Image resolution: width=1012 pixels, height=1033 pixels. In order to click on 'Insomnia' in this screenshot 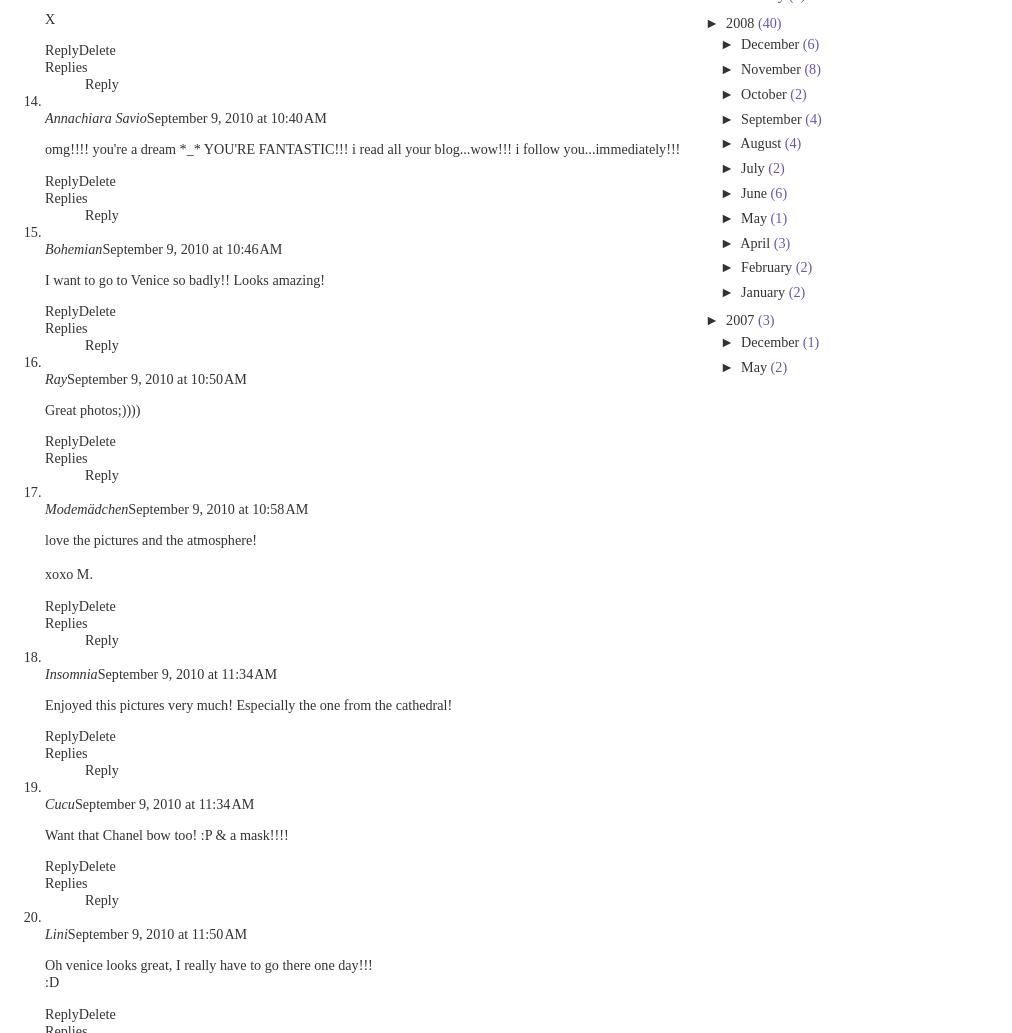, I will do `click(70, 671)`.